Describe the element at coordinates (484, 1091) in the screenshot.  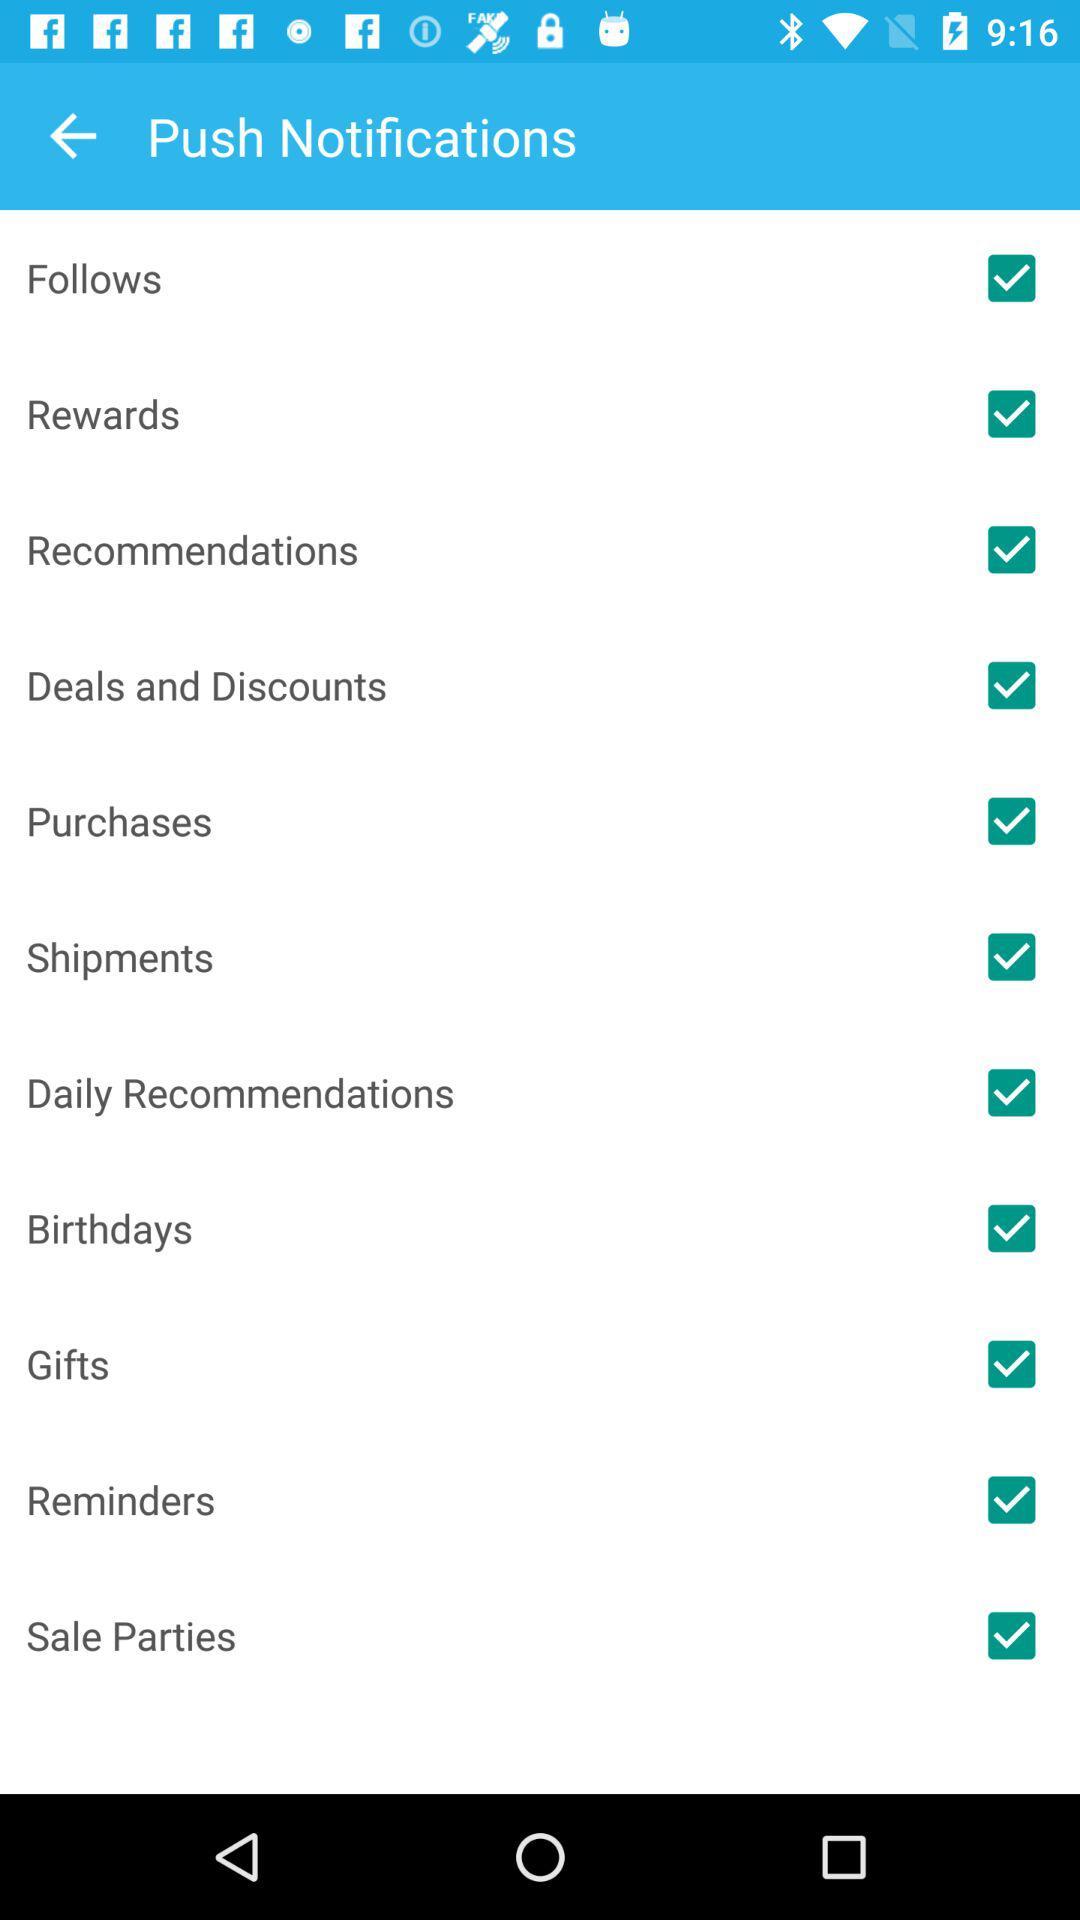
I see `item above the birthdays item` at that location.